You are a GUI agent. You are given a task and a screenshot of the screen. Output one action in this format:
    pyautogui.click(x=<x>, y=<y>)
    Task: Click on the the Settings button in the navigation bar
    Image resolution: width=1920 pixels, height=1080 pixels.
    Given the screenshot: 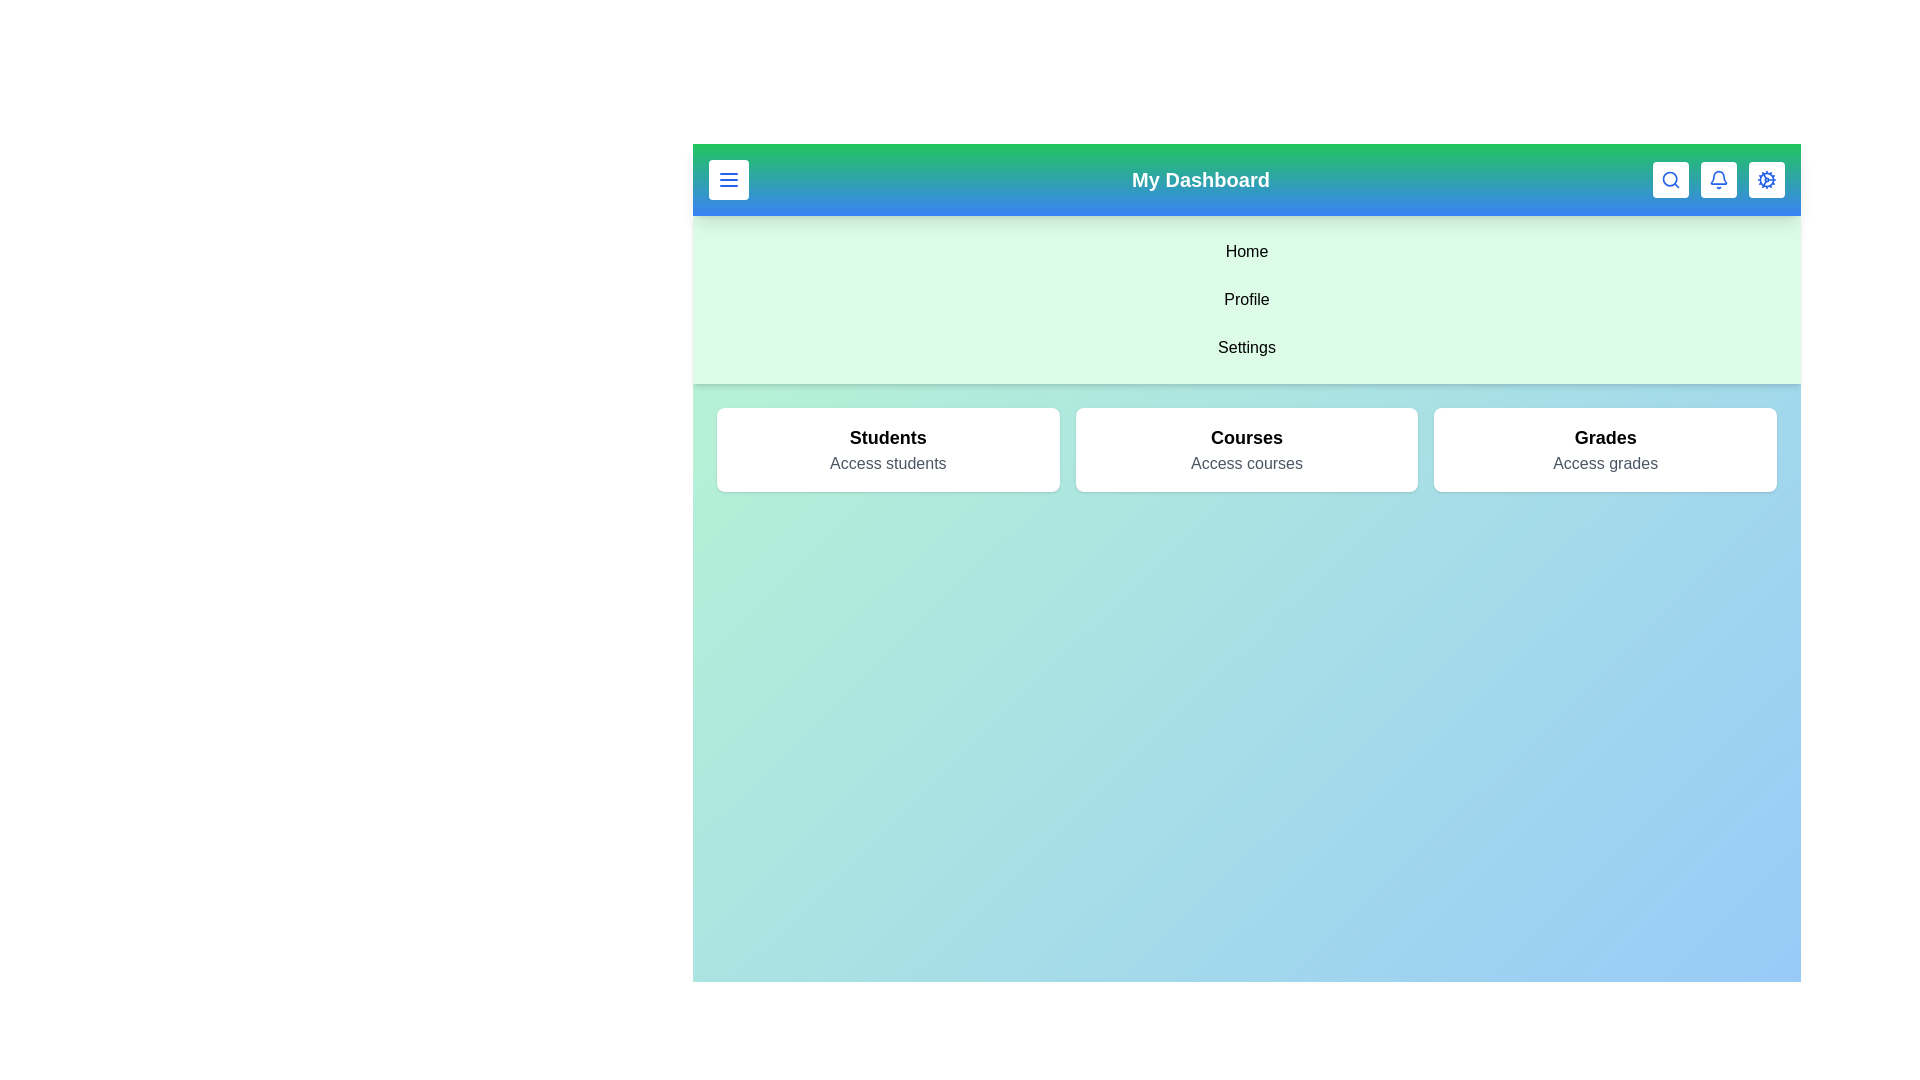 What is the action you would take?
    pyautogui.click(x=1766, y=180)
    